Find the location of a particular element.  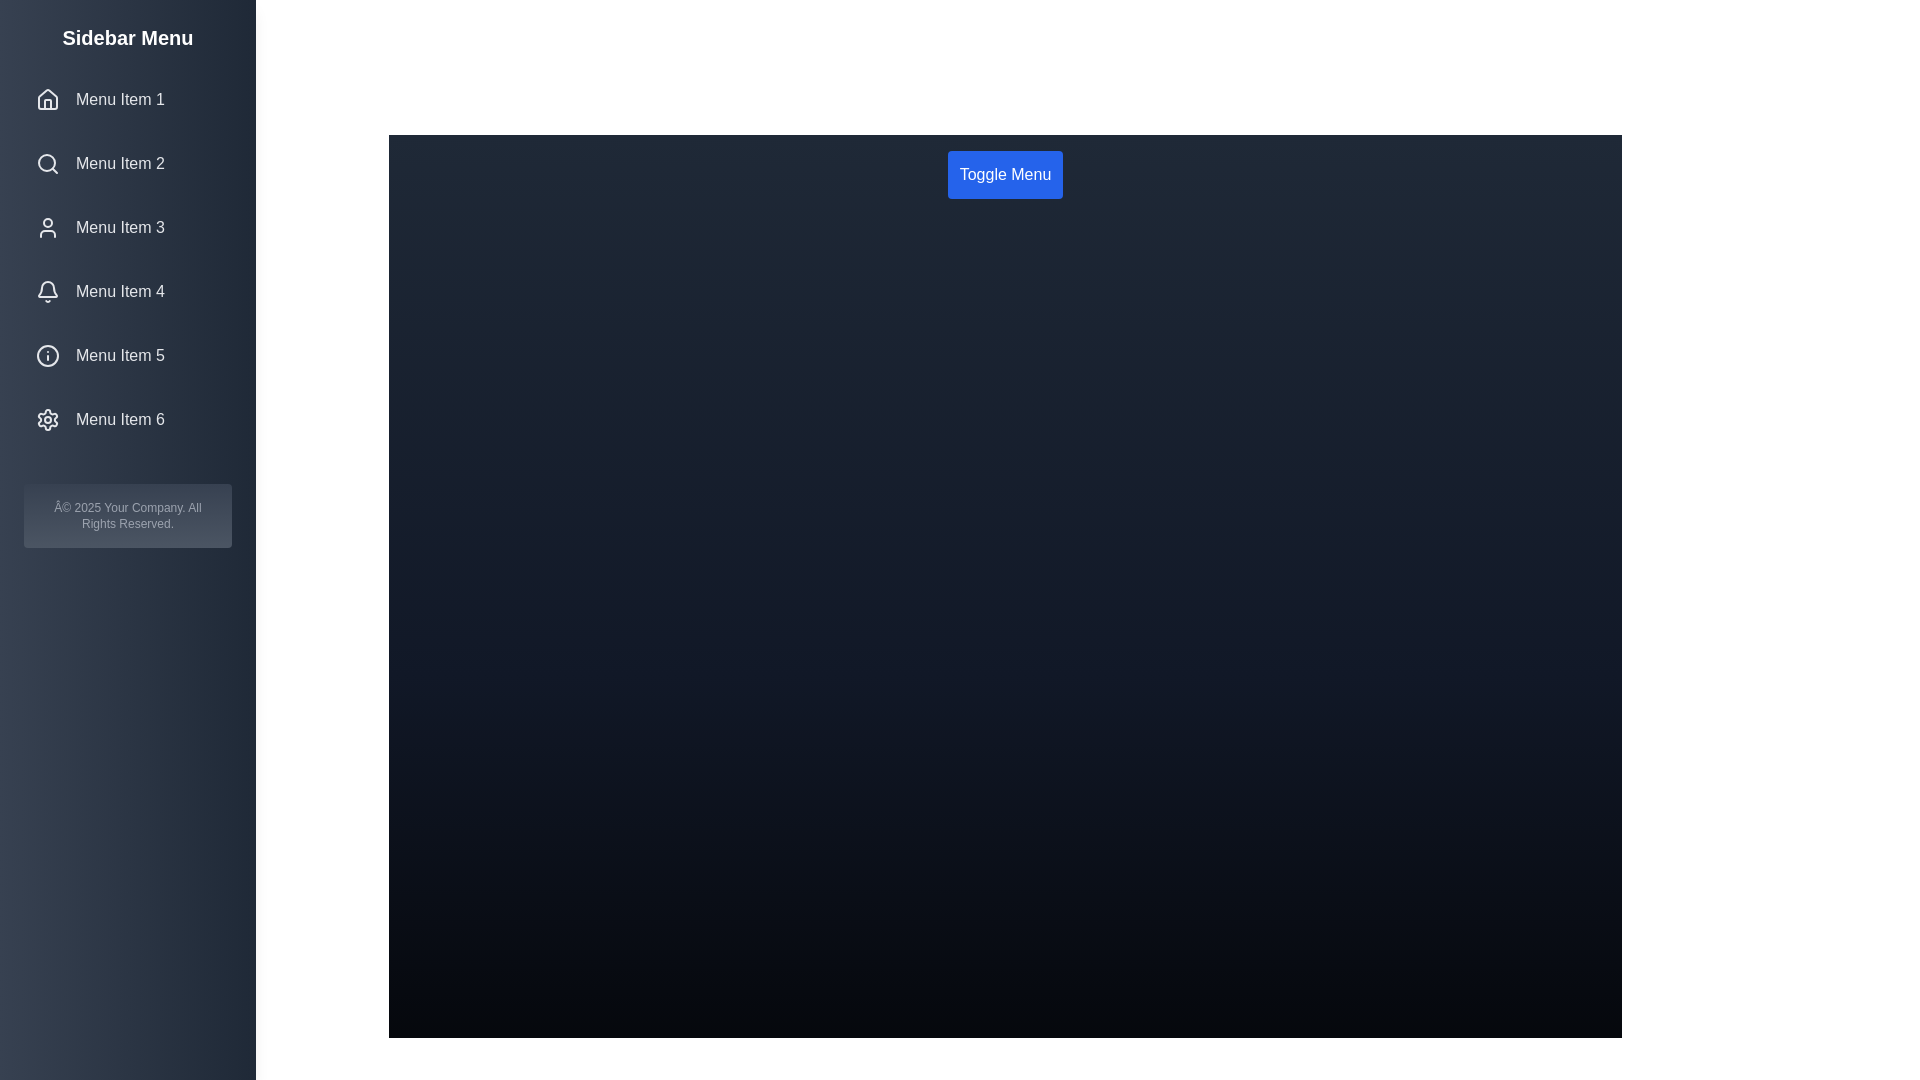

'Toggle Menu' button to toggle the sidebar menu visibility is located at coordinates (1005, 173).